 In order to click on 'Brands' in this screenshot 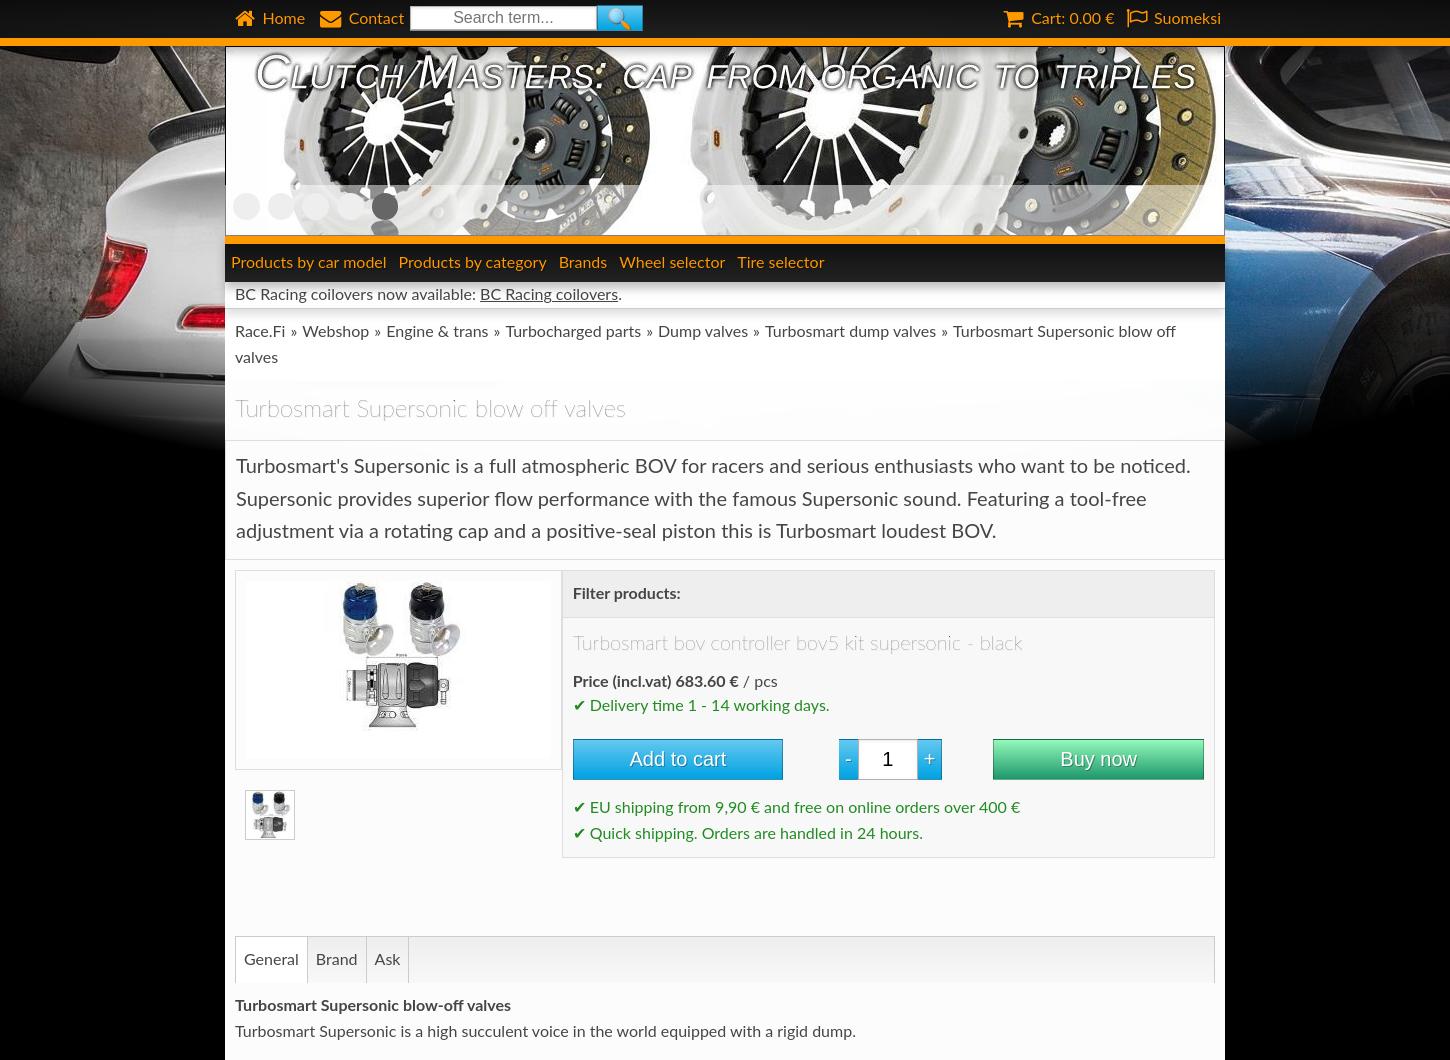, I will do `click(557, 261)`.